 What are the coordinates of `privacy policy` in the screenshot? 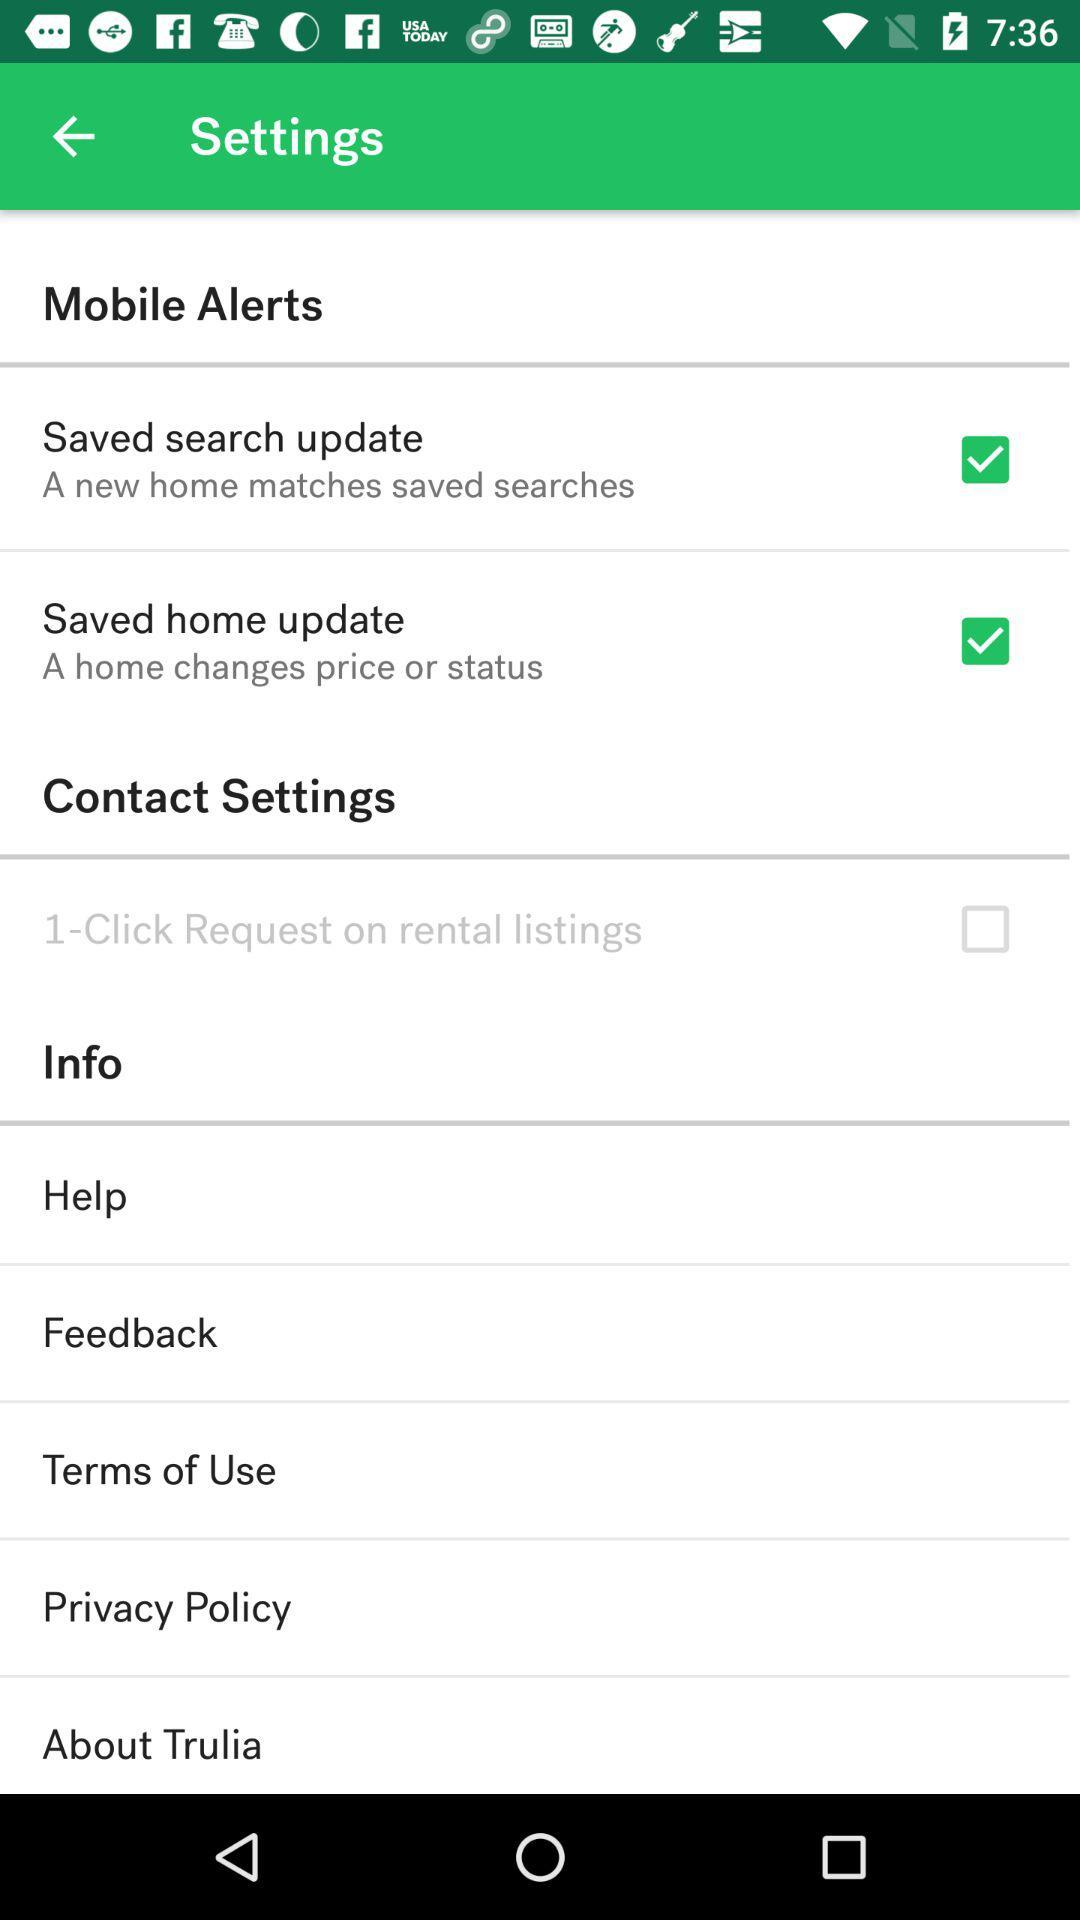 It's located at (165, 1607).